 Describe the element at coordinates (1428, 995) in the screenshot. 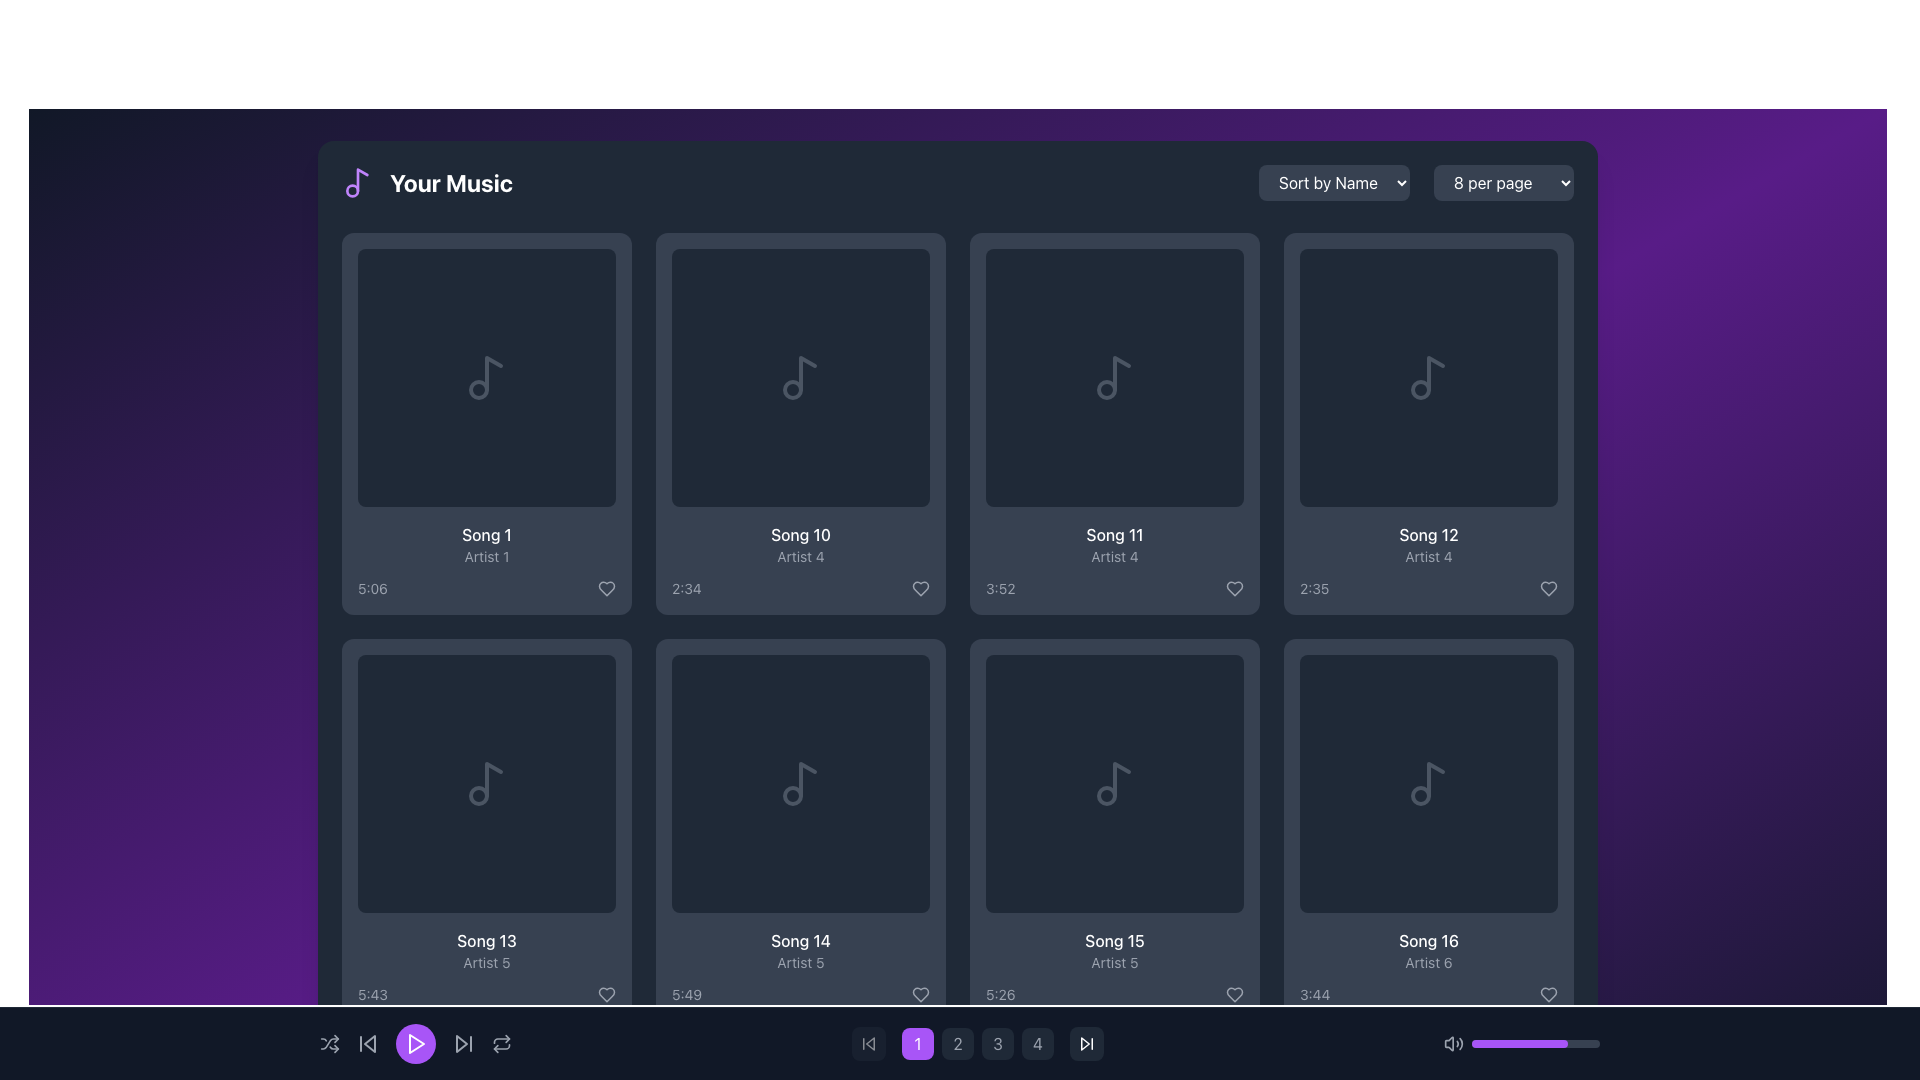

I see `the duration label displaying the song 'Song 16' by 'Artist 6', located at the bottom of the card adjacent to the interactive heart-shaped button` at that location.